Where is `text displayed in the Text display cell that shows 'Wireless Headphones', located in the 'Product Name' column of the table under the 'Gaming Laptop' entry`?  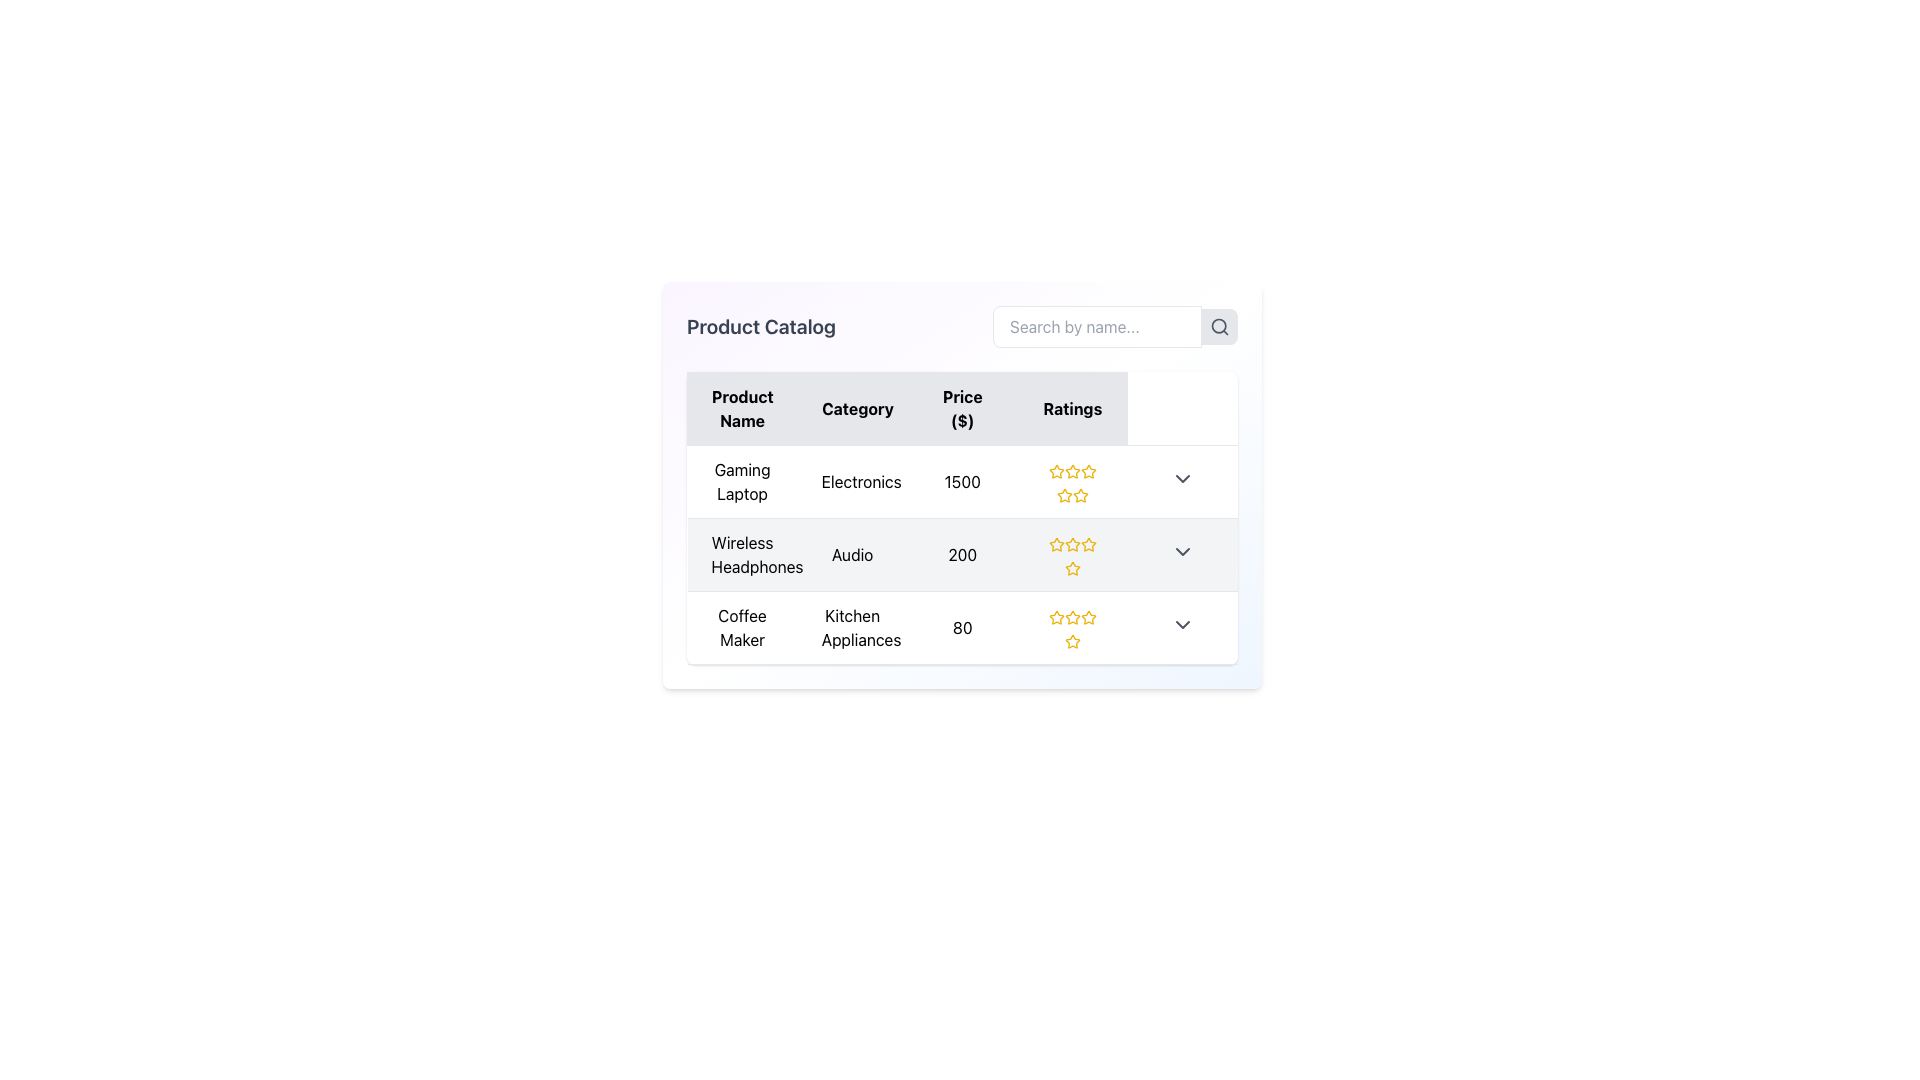
text displayed in the Text display cell that shows 'Wireless Headphones', located in the 'Product Name' column of the table under the 'Gaming Laptop' entry is located at coordinates (741, 555).